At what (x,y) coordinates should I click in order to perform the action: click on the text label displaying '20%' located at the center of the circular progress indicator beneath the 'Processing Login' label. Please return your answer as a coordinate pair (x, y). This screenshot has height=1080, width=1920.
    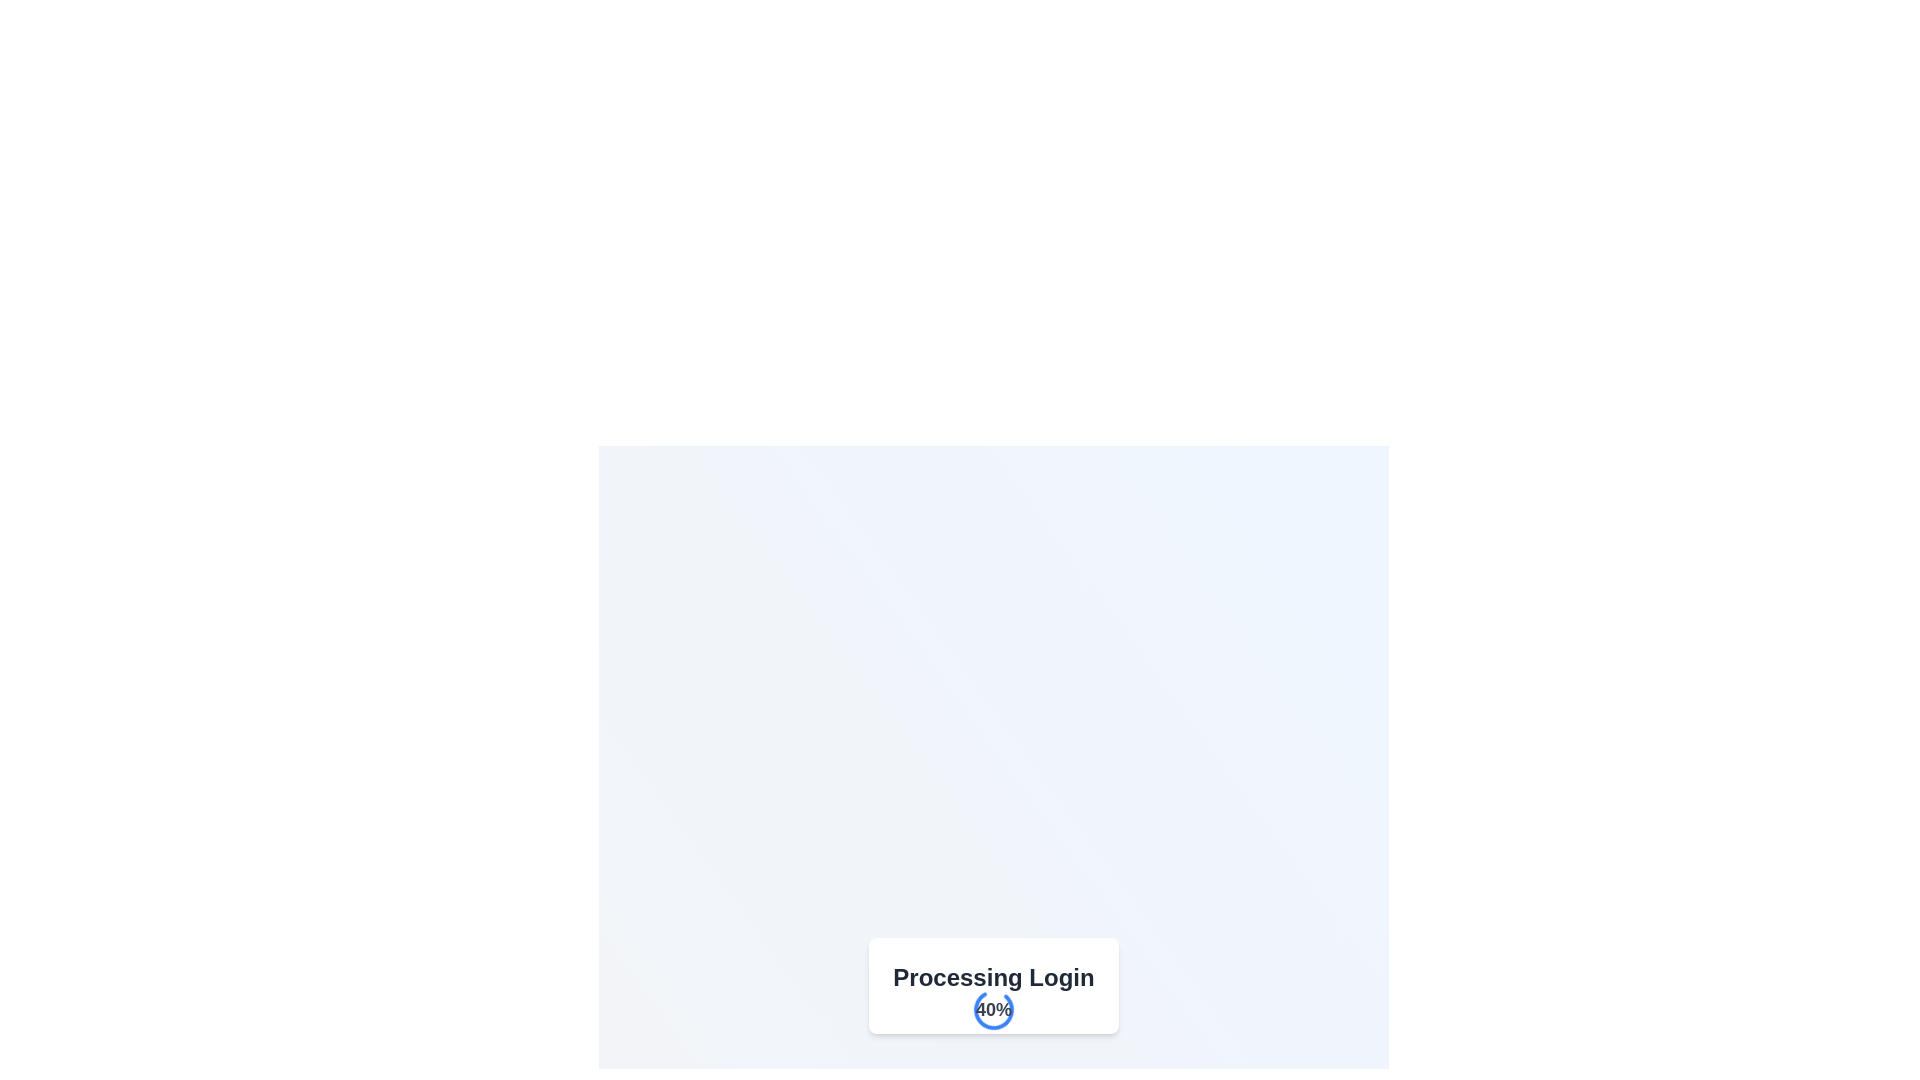
    Looking at the image, I should click on (993, 1010).